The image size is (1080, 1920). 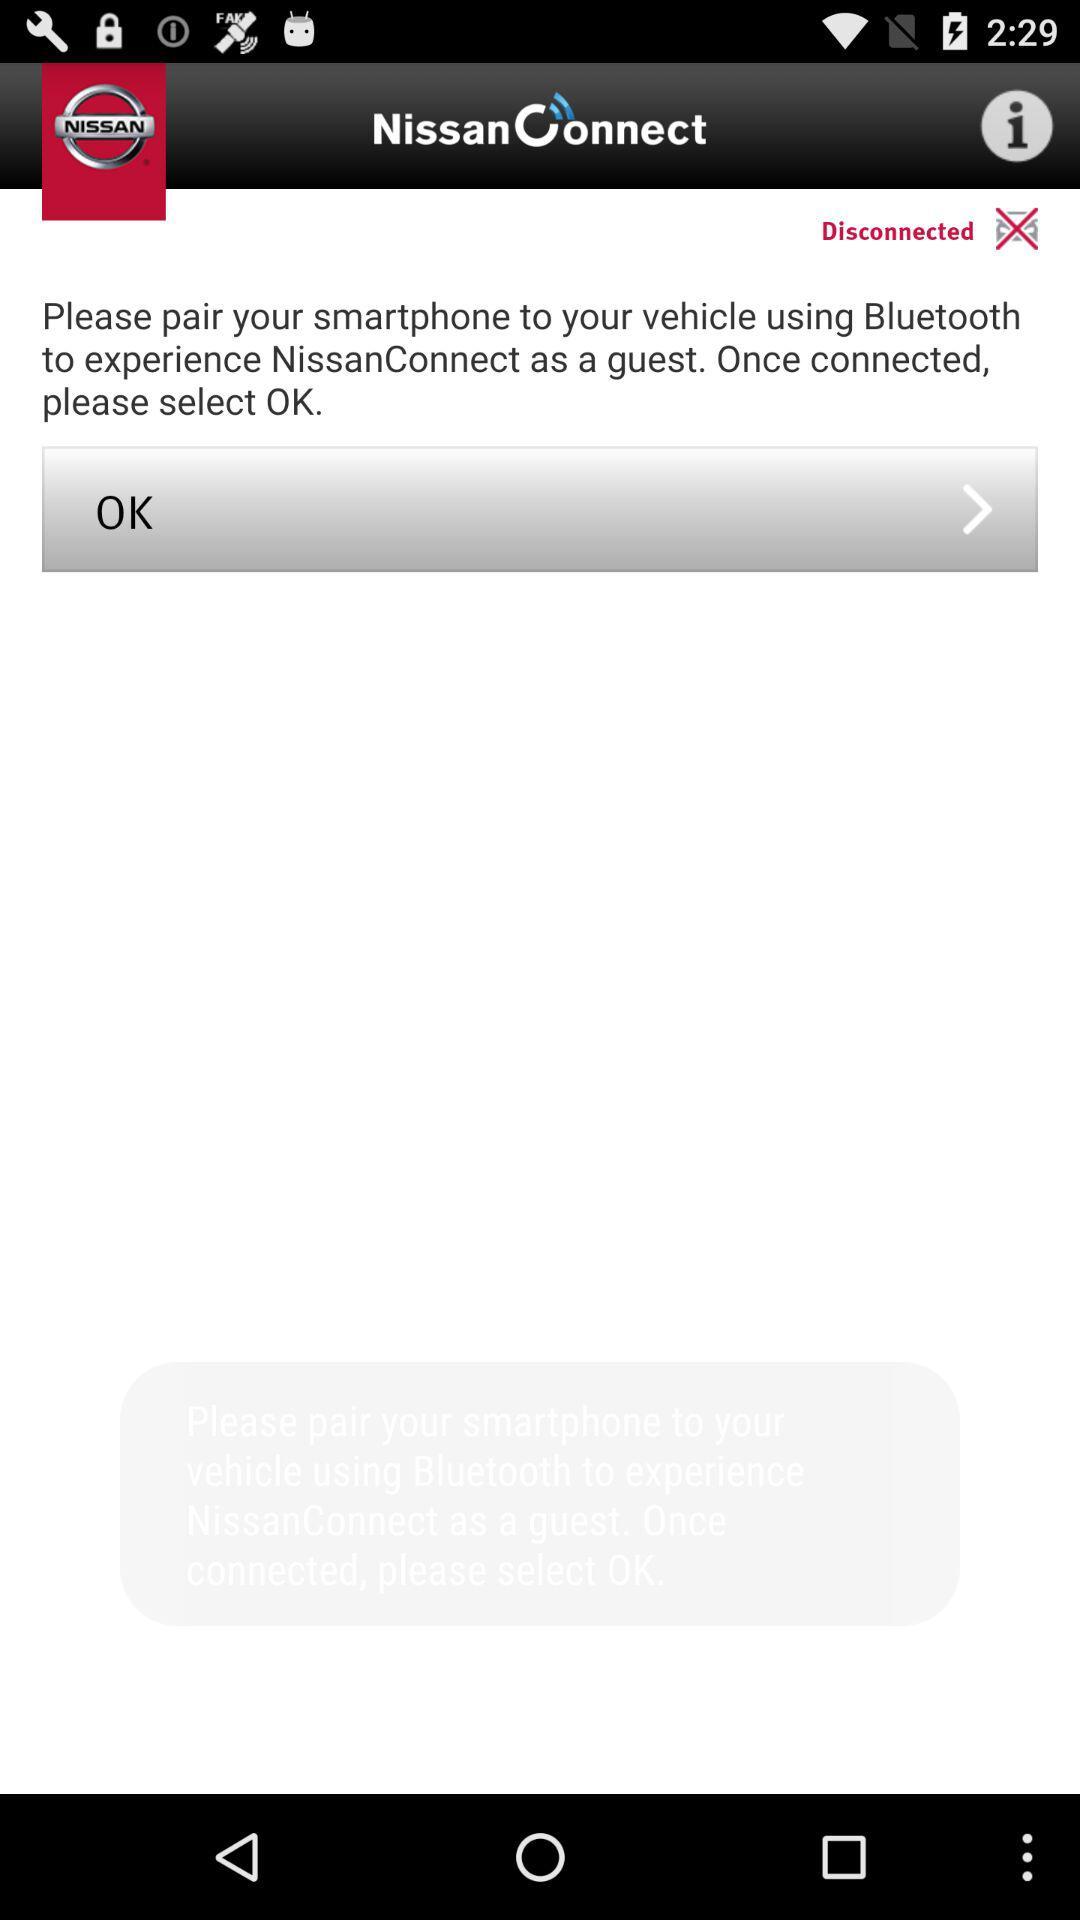 I want to click on icon above please pair your icon, so click(x=1036, y=228).